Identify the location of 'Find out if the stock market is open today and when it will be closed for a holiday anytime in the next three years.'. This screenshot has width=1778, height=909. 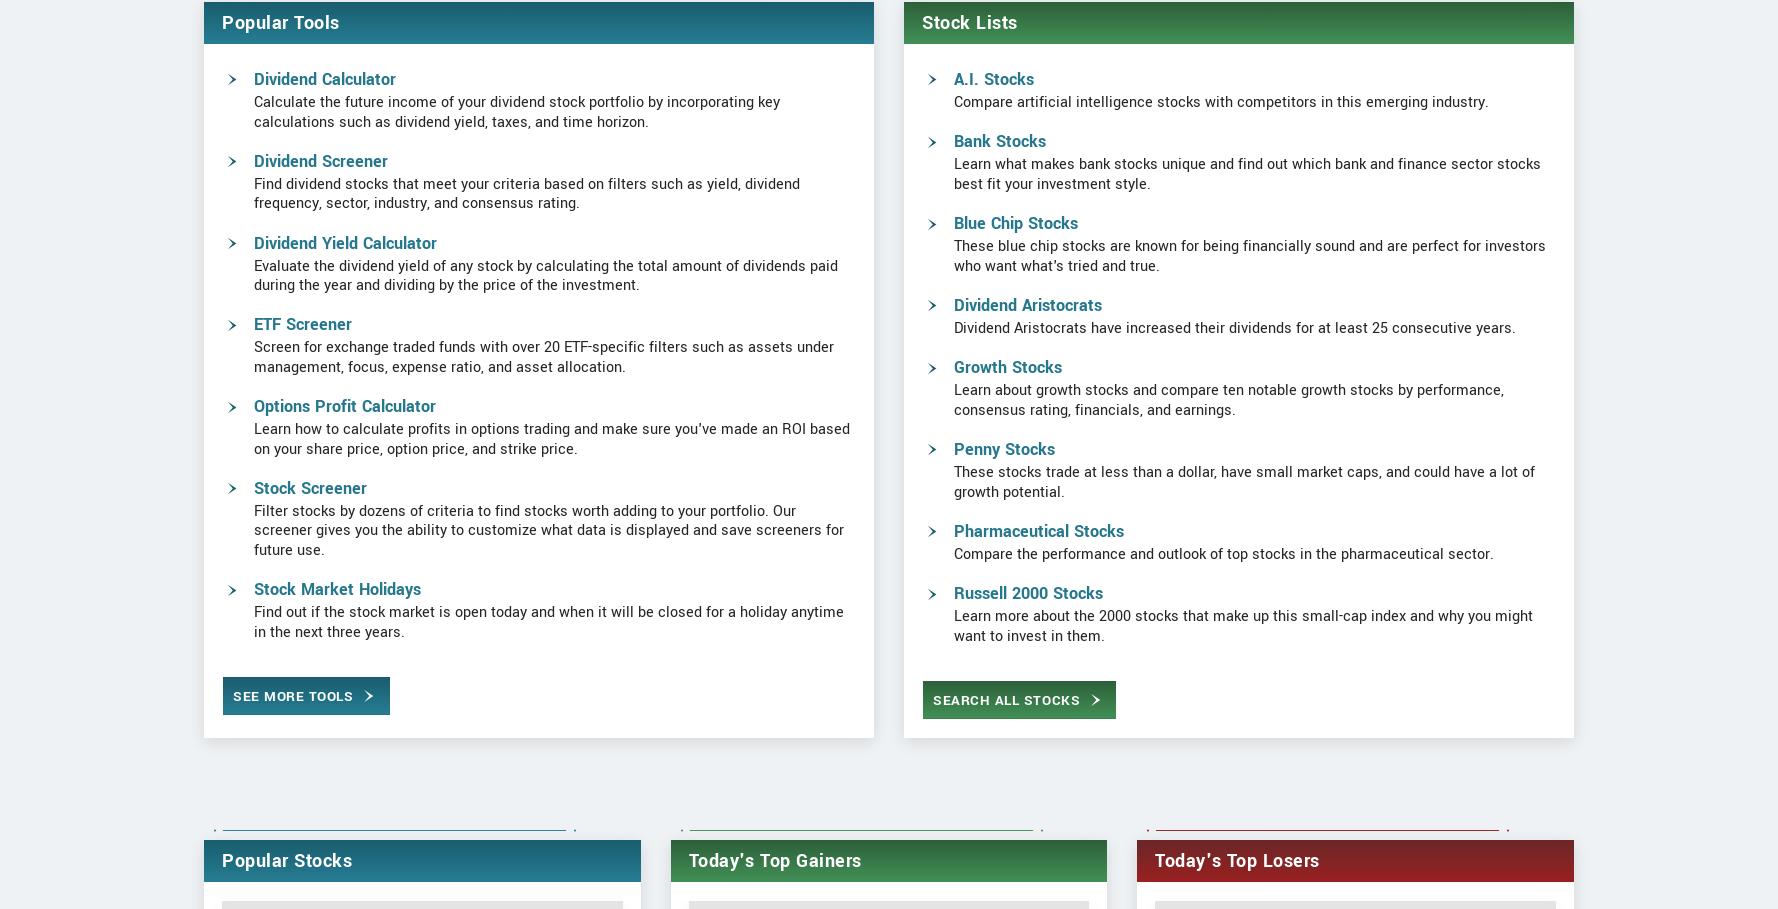
(549, 698).